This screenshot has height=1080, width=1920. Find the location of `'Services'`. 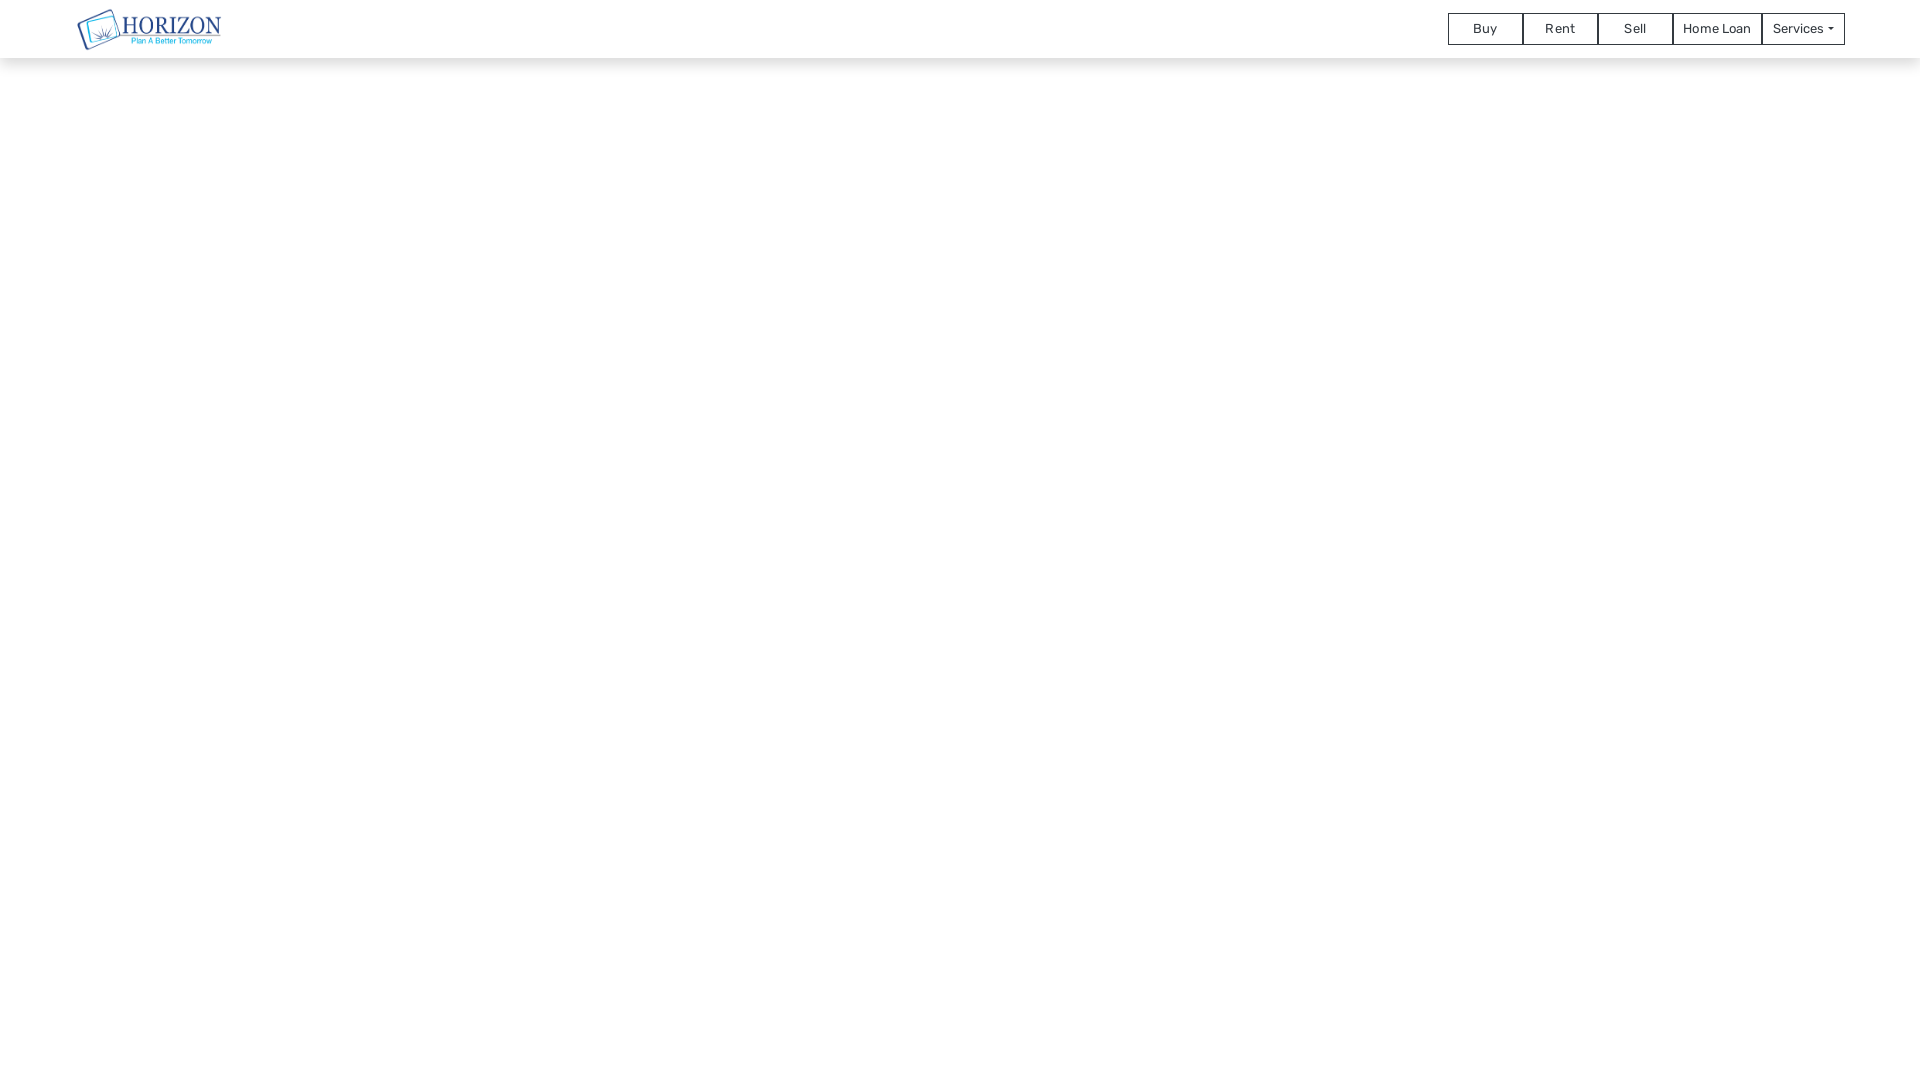

'Services' is located at coordinates (1803, 28).